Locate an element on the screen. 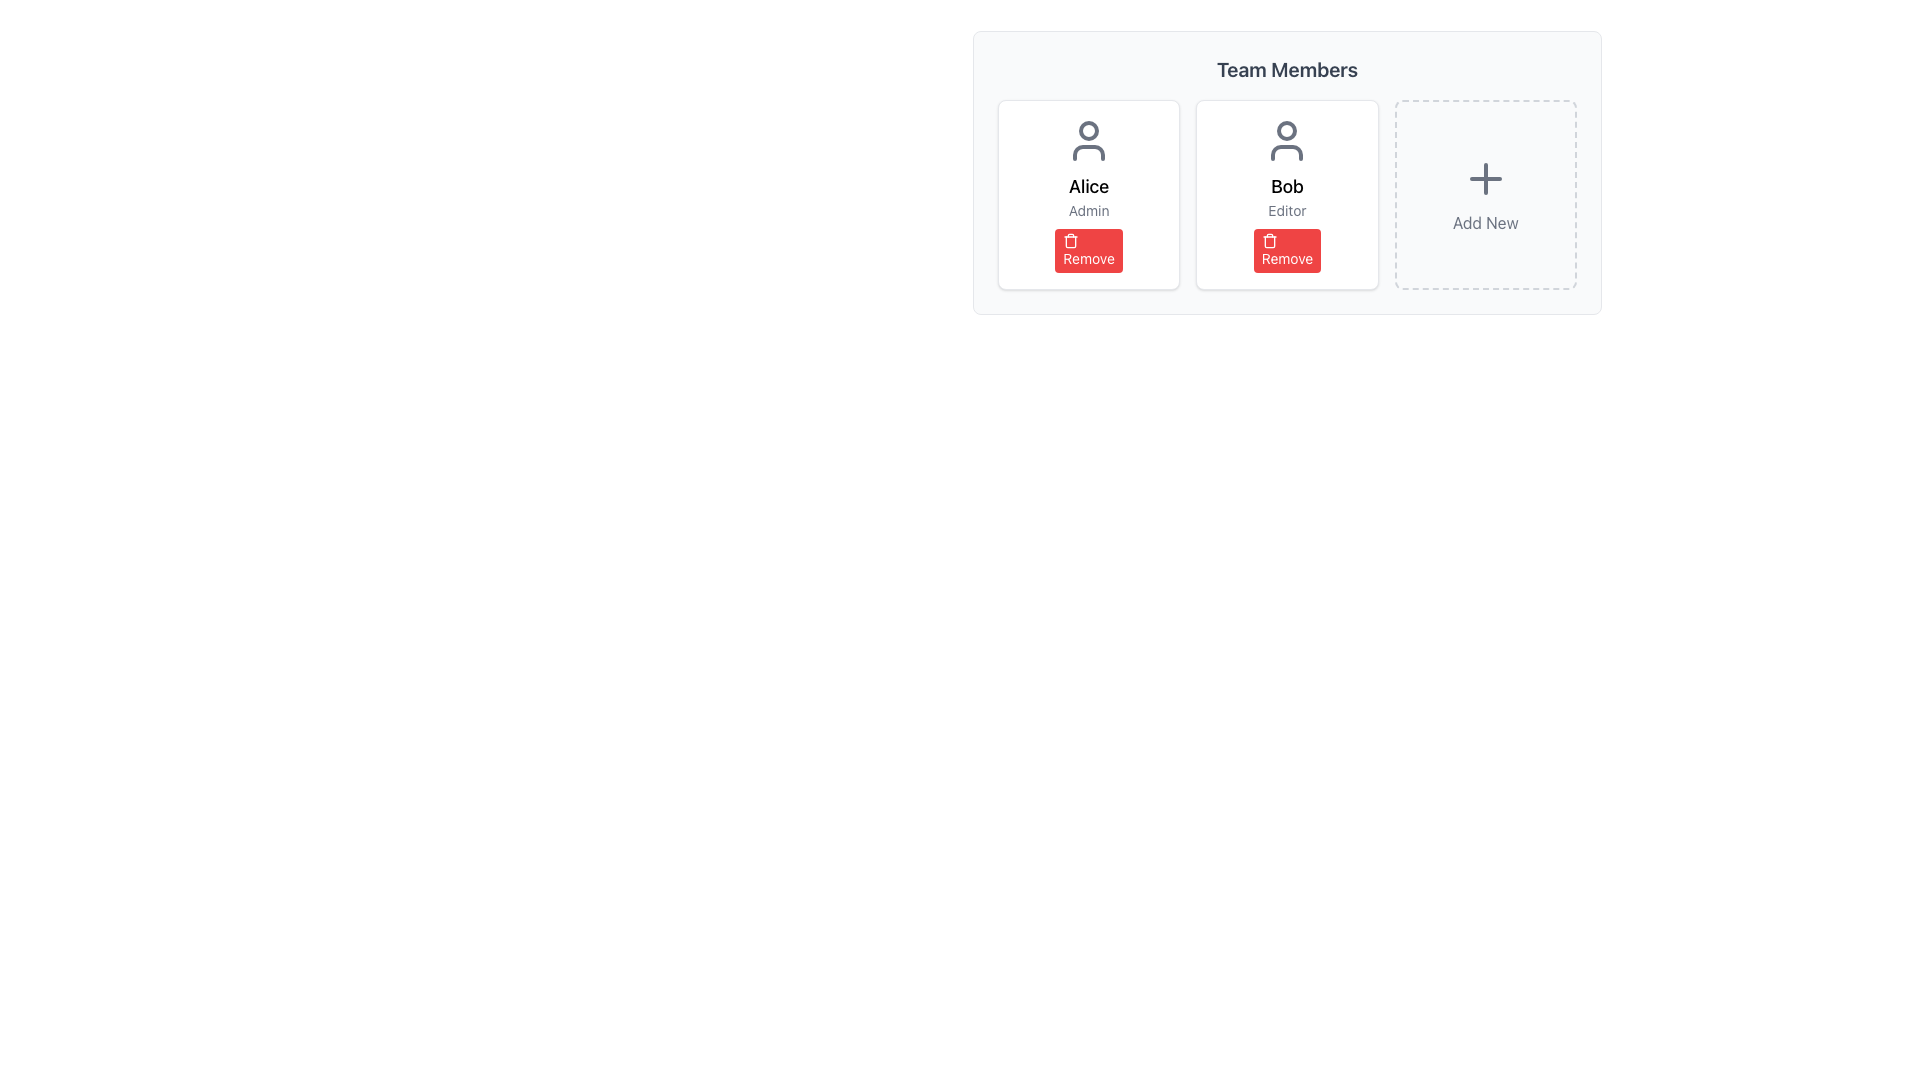 Image resolution: width=1920 pixels, height=1080 pixels. the user SVG graphical icon in the first card of the 'Team Members' section, which is styled with a rounded outline and detached circular head, located above the text 'Alice' and 'Admin' is located at coordinates (1088, 140).